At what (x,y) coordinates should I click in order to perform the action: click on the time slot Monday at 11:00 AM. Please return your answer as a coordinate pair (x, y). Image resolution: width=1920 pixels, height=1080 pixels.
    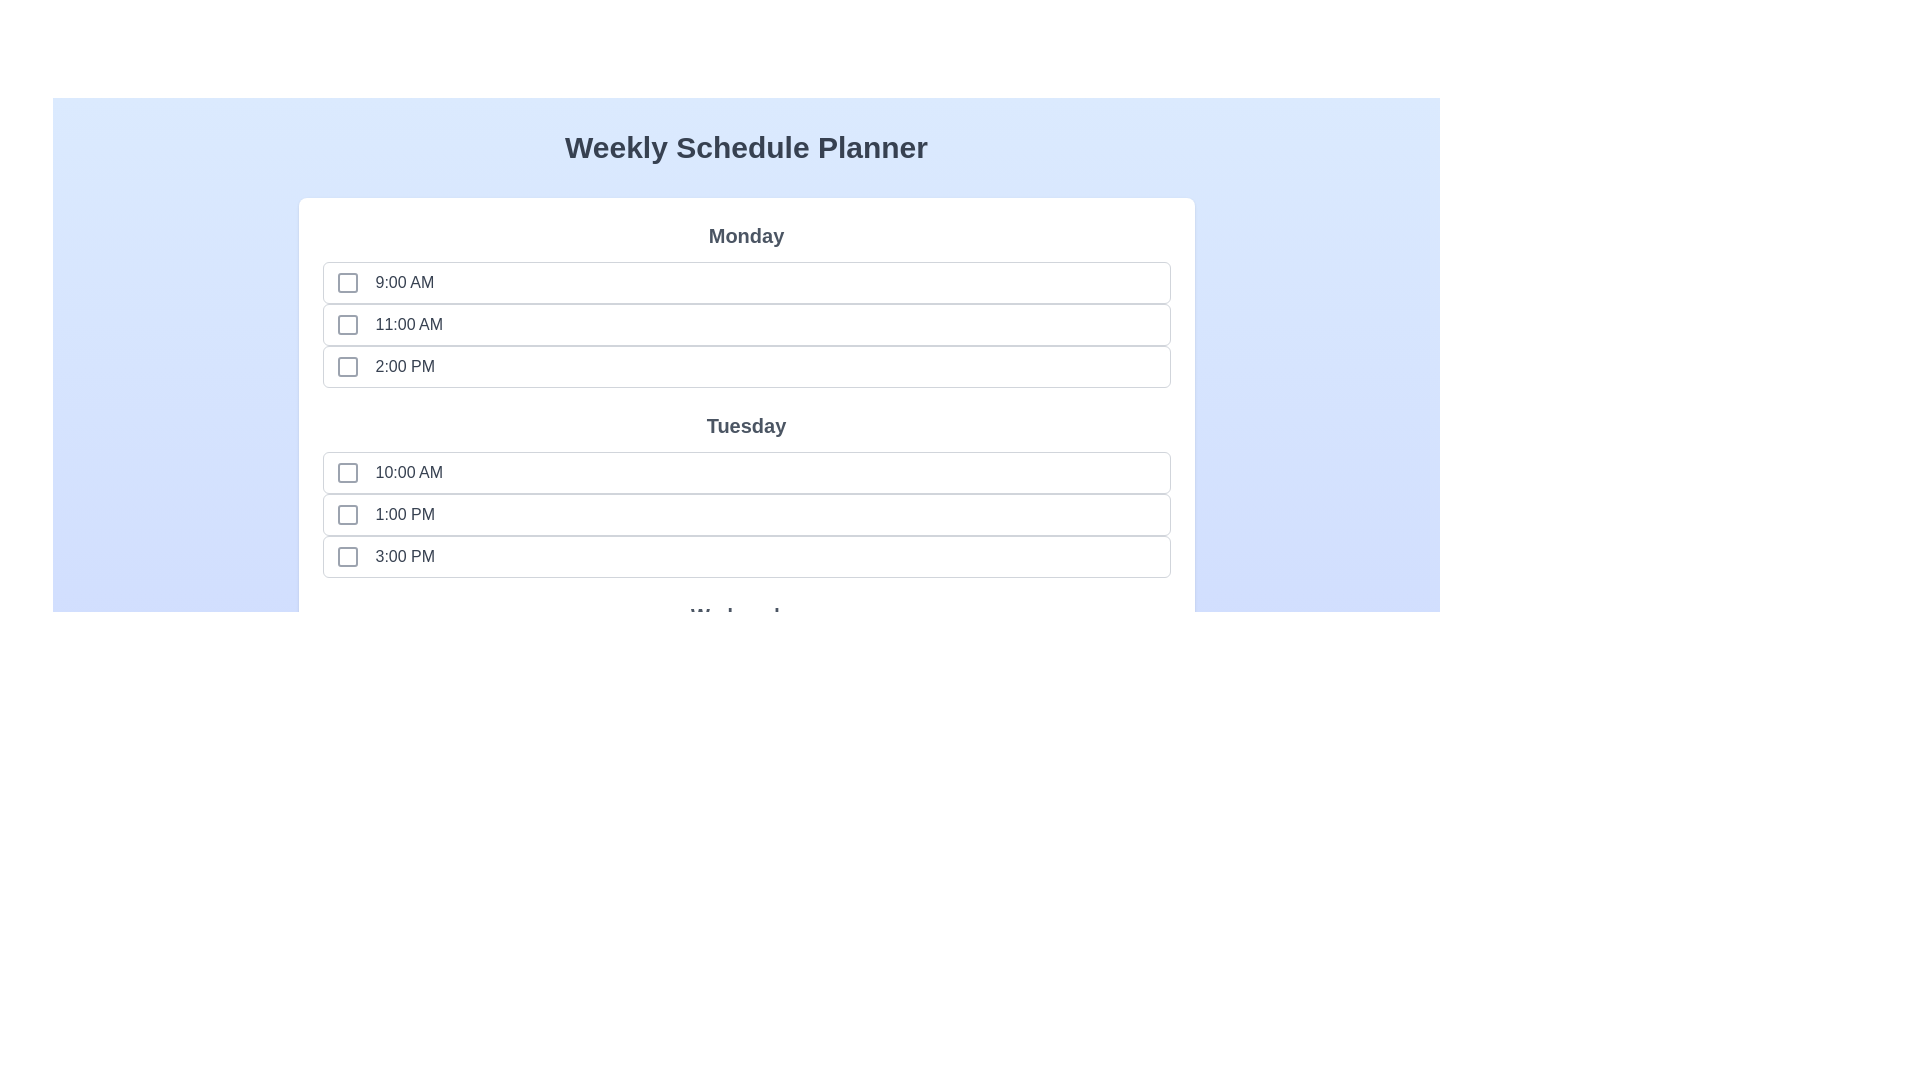
    Looking at the image, I should click on (347, 323).